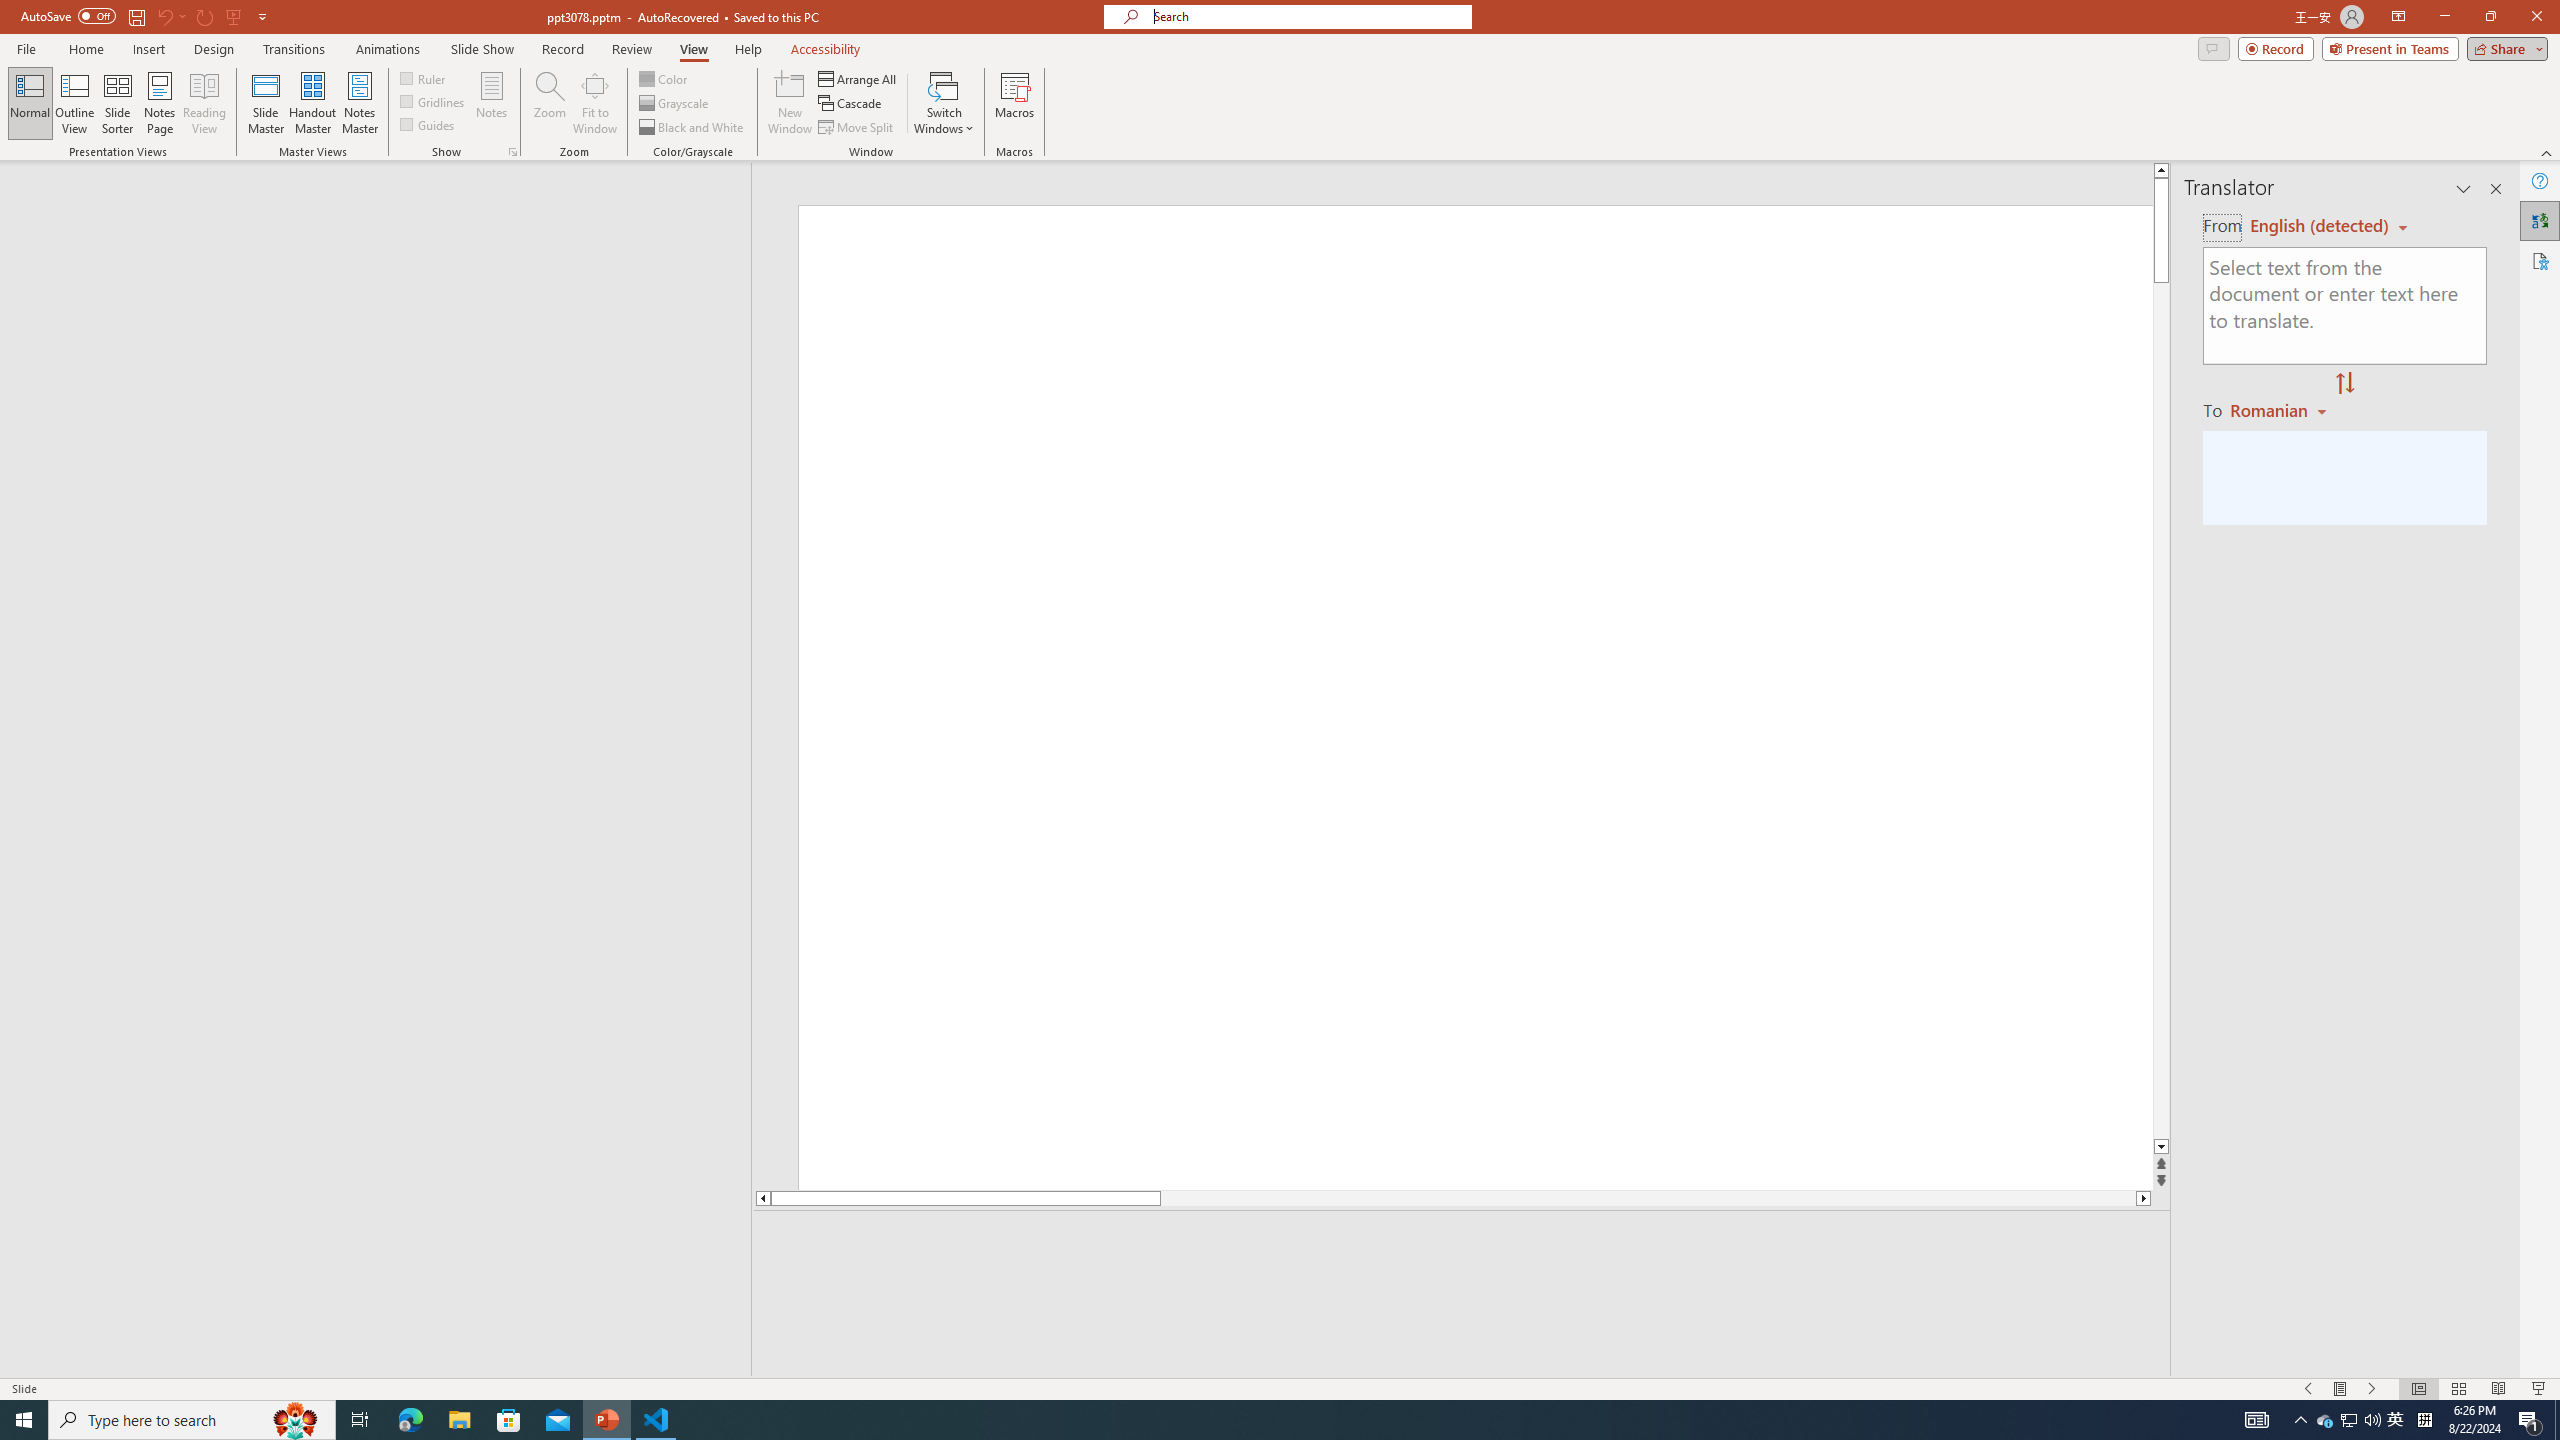  Describe the element at coordinates (159, 103) in the screenshot. I see `'Notes Page'` at that location.